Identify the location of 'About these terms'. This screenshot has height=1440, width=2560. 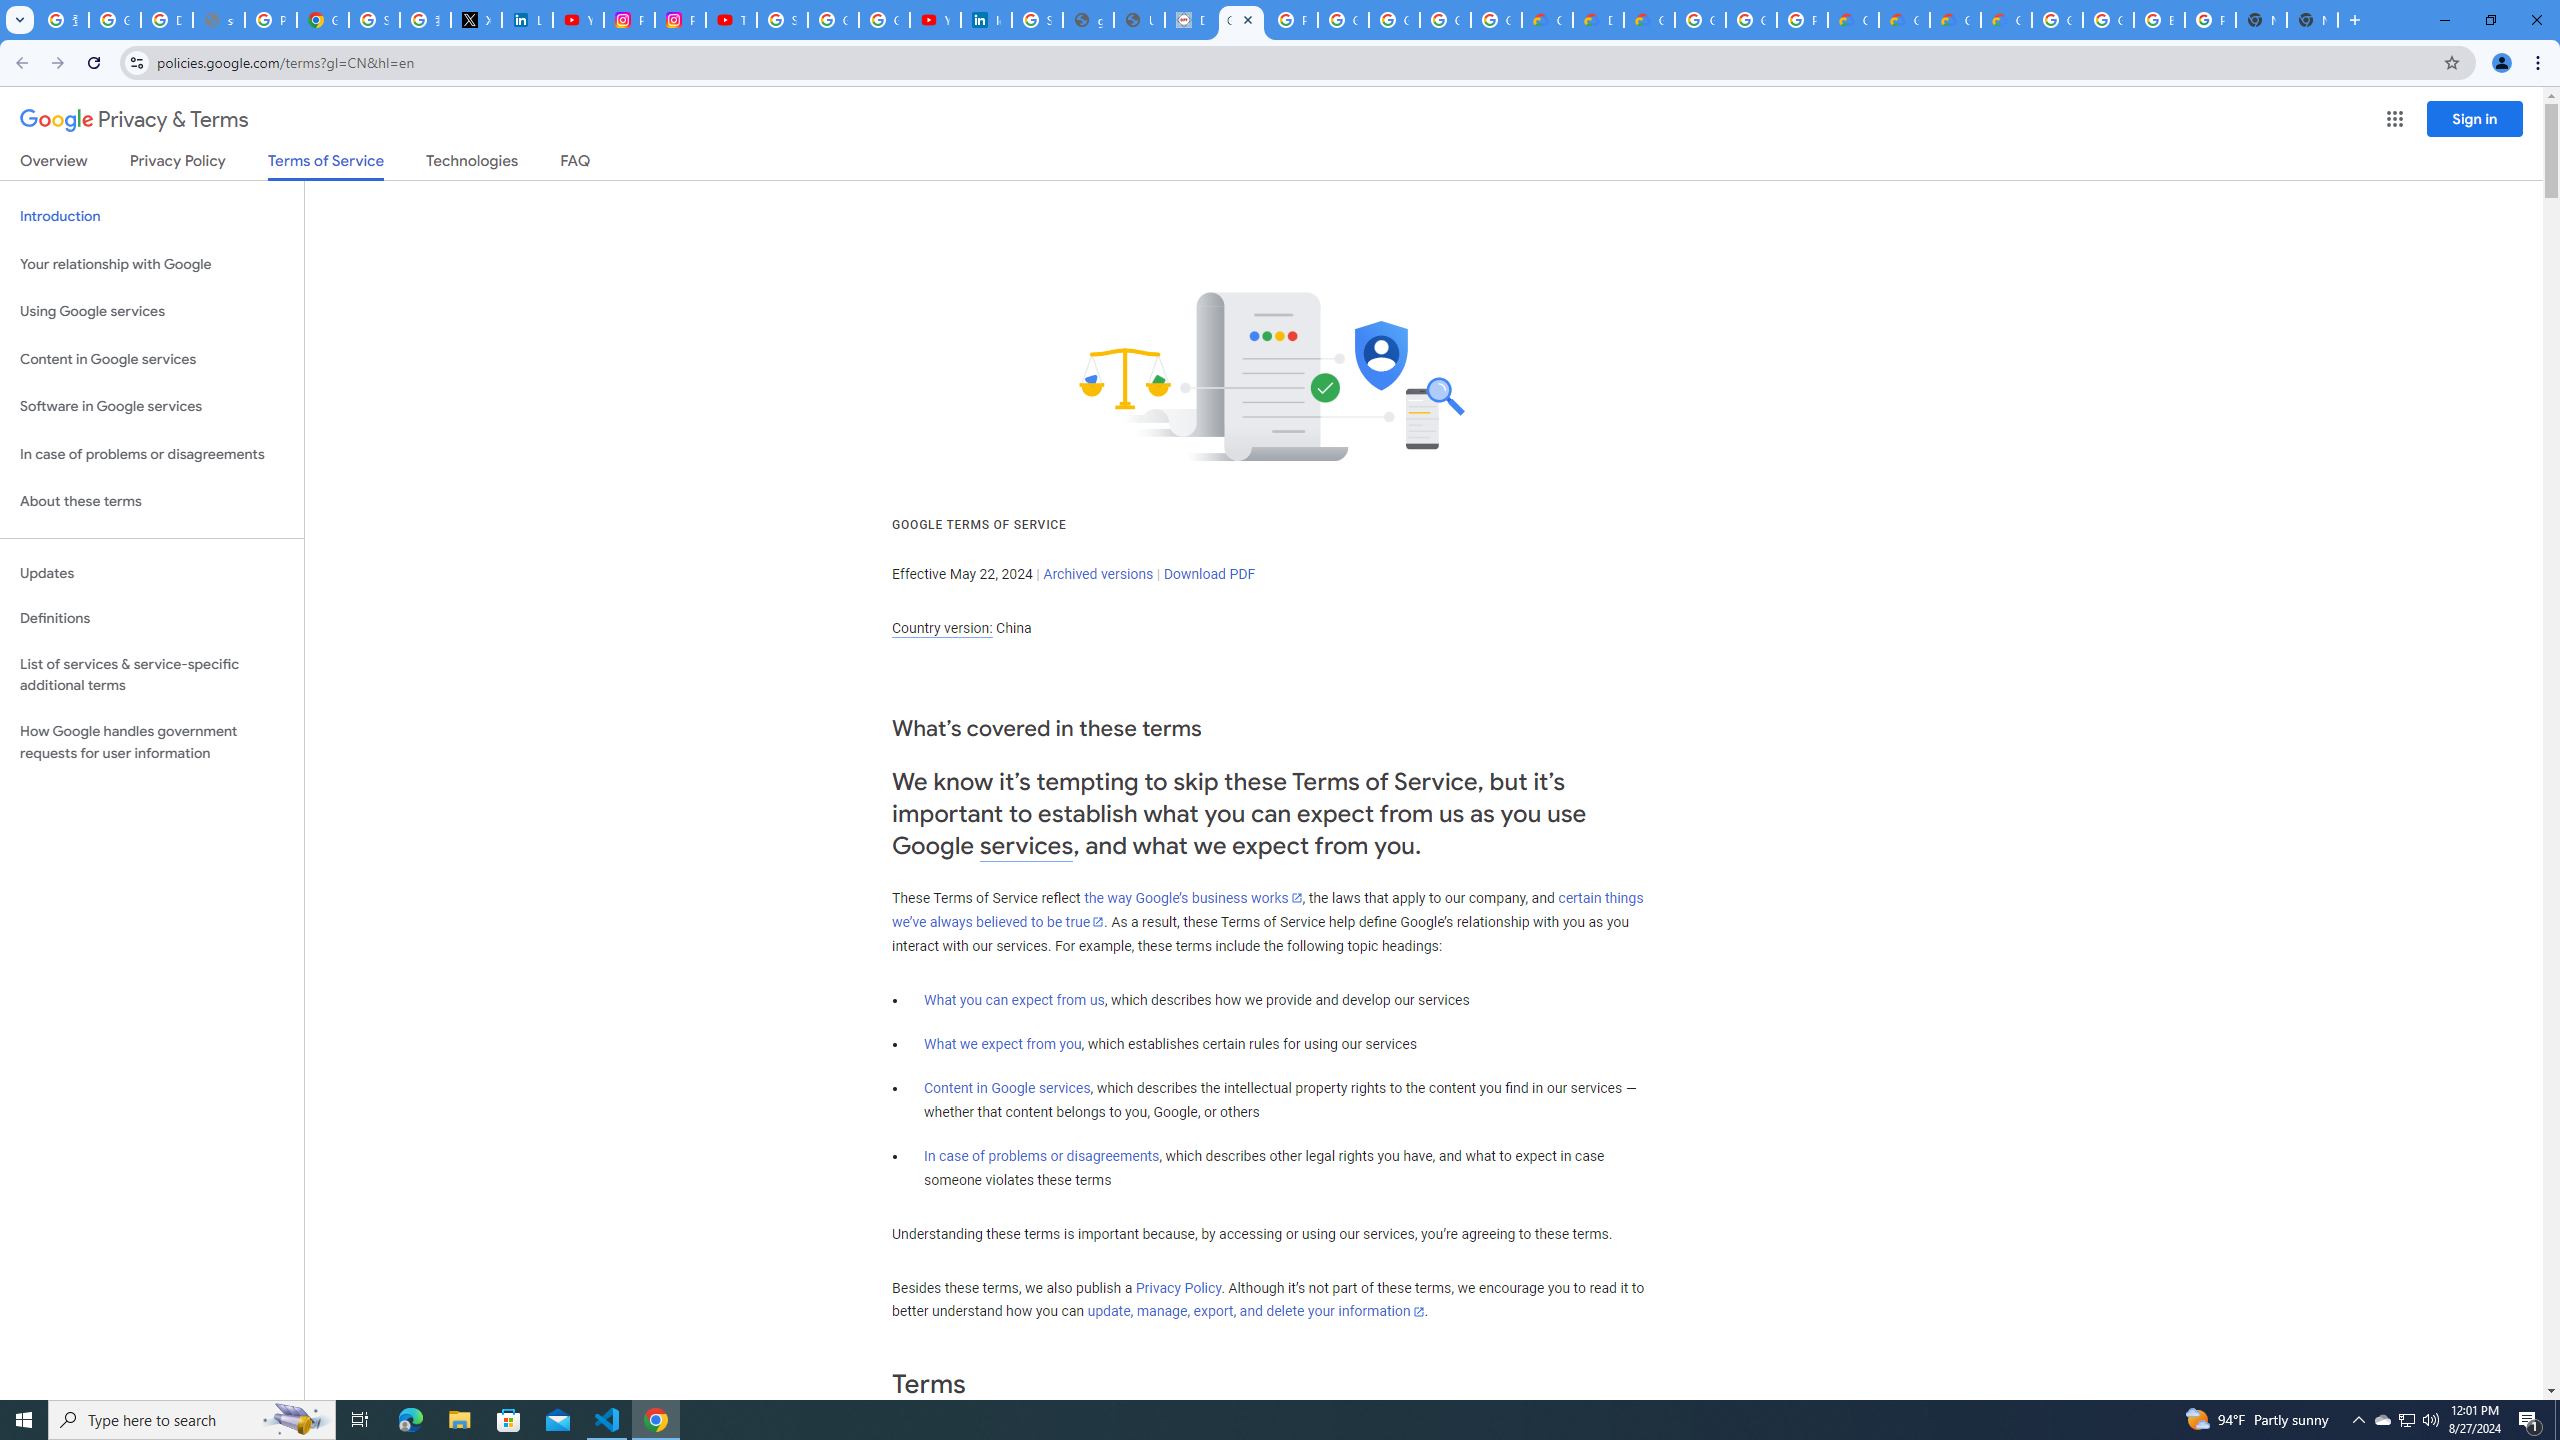
(151, 501).